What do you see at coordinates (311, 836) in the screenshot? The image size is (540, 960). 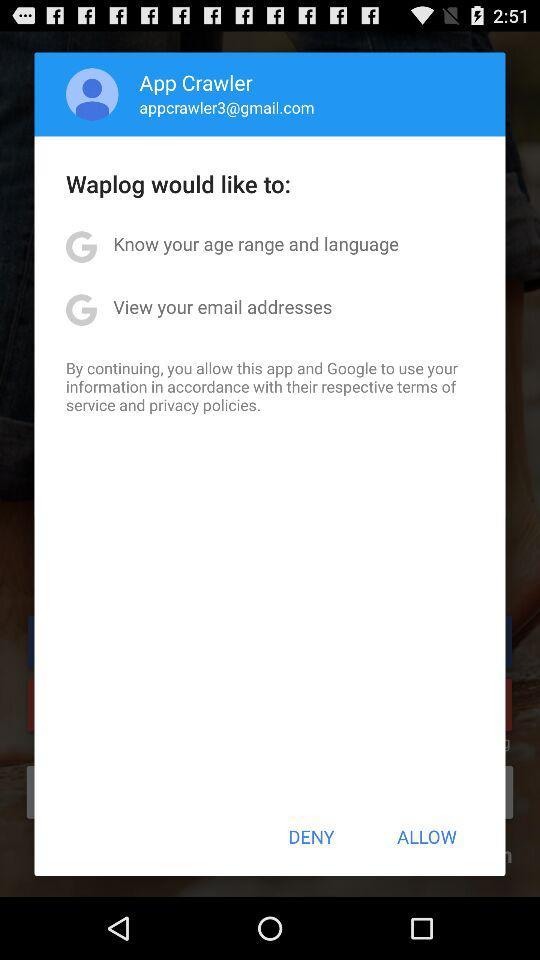 I see `the icon next to the allow item` at bounding box center [311, 836].